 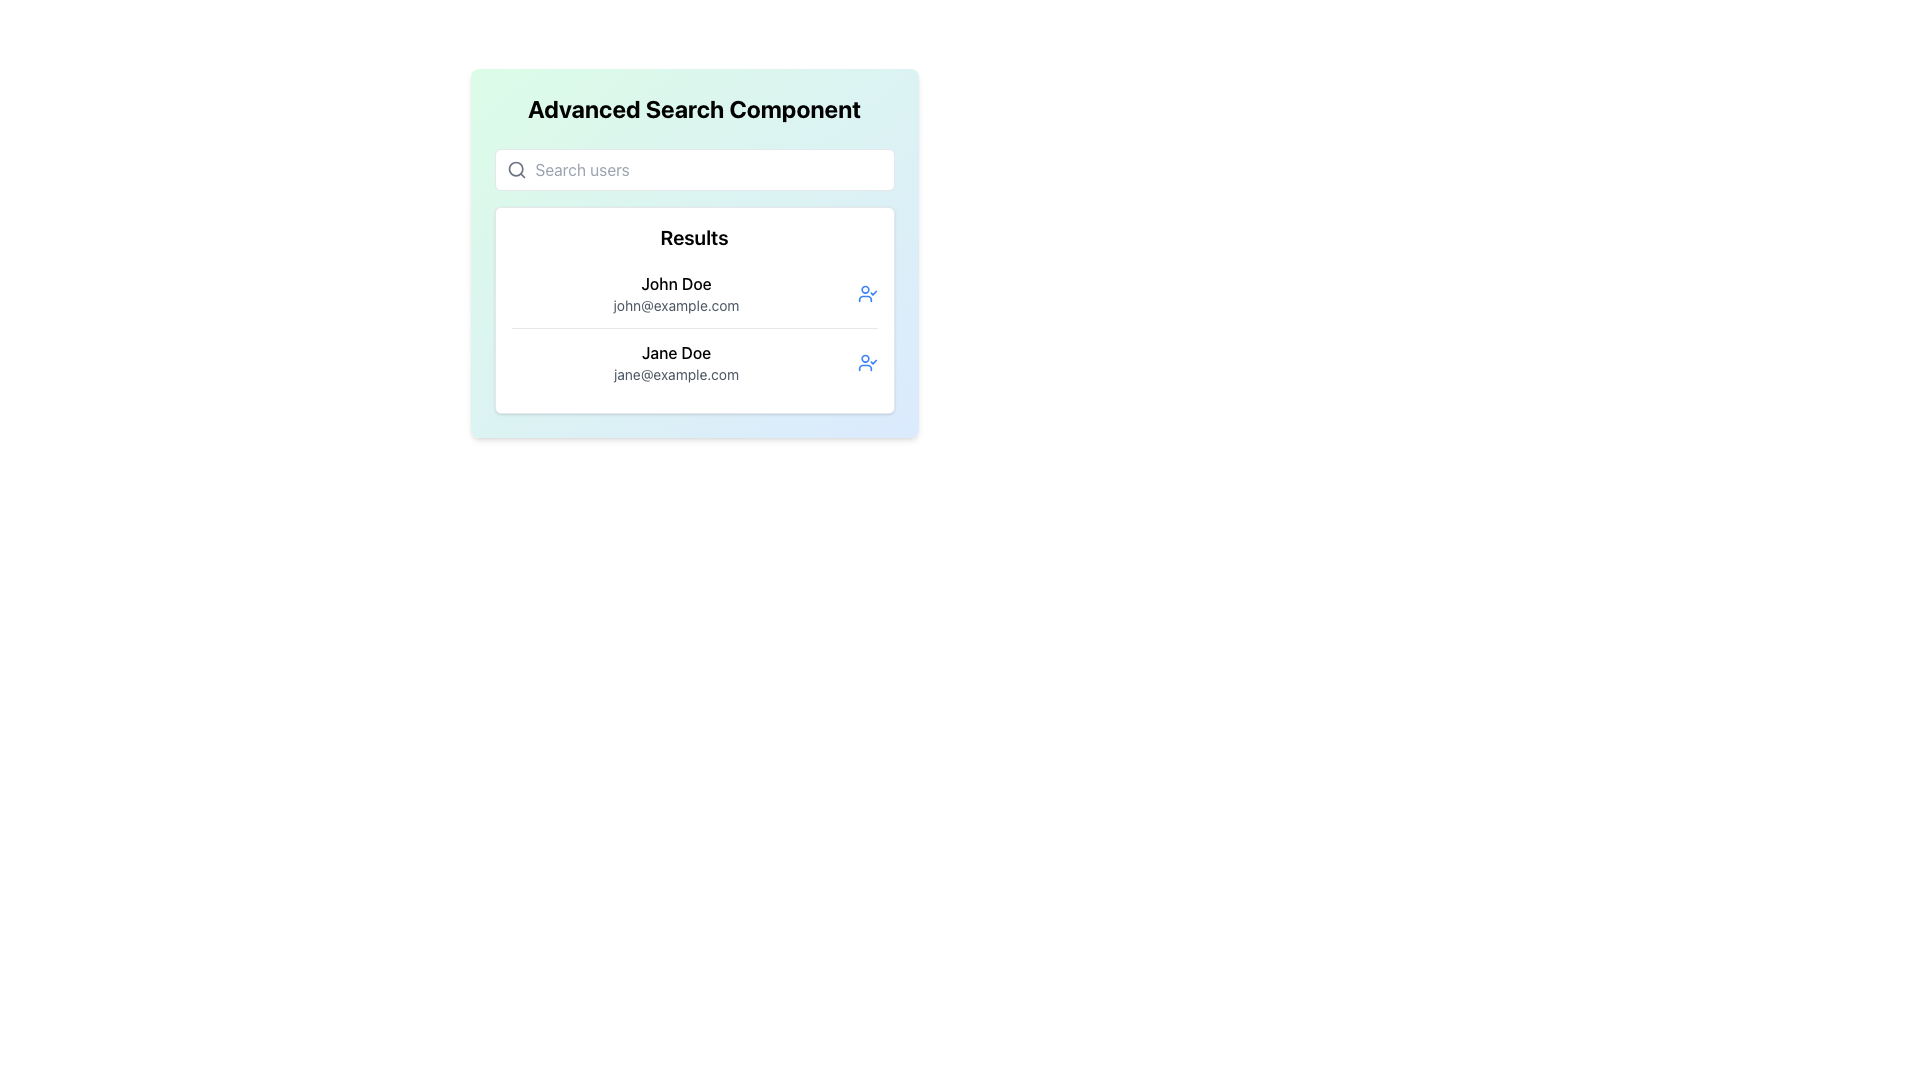 What do you see at coordinates (676, 305) in the screenshot?
I see `the static text displaying the email address associated with the user 'John Doe' in the search results, located below the name 'John Doe'` at bounding box center [676, 305].